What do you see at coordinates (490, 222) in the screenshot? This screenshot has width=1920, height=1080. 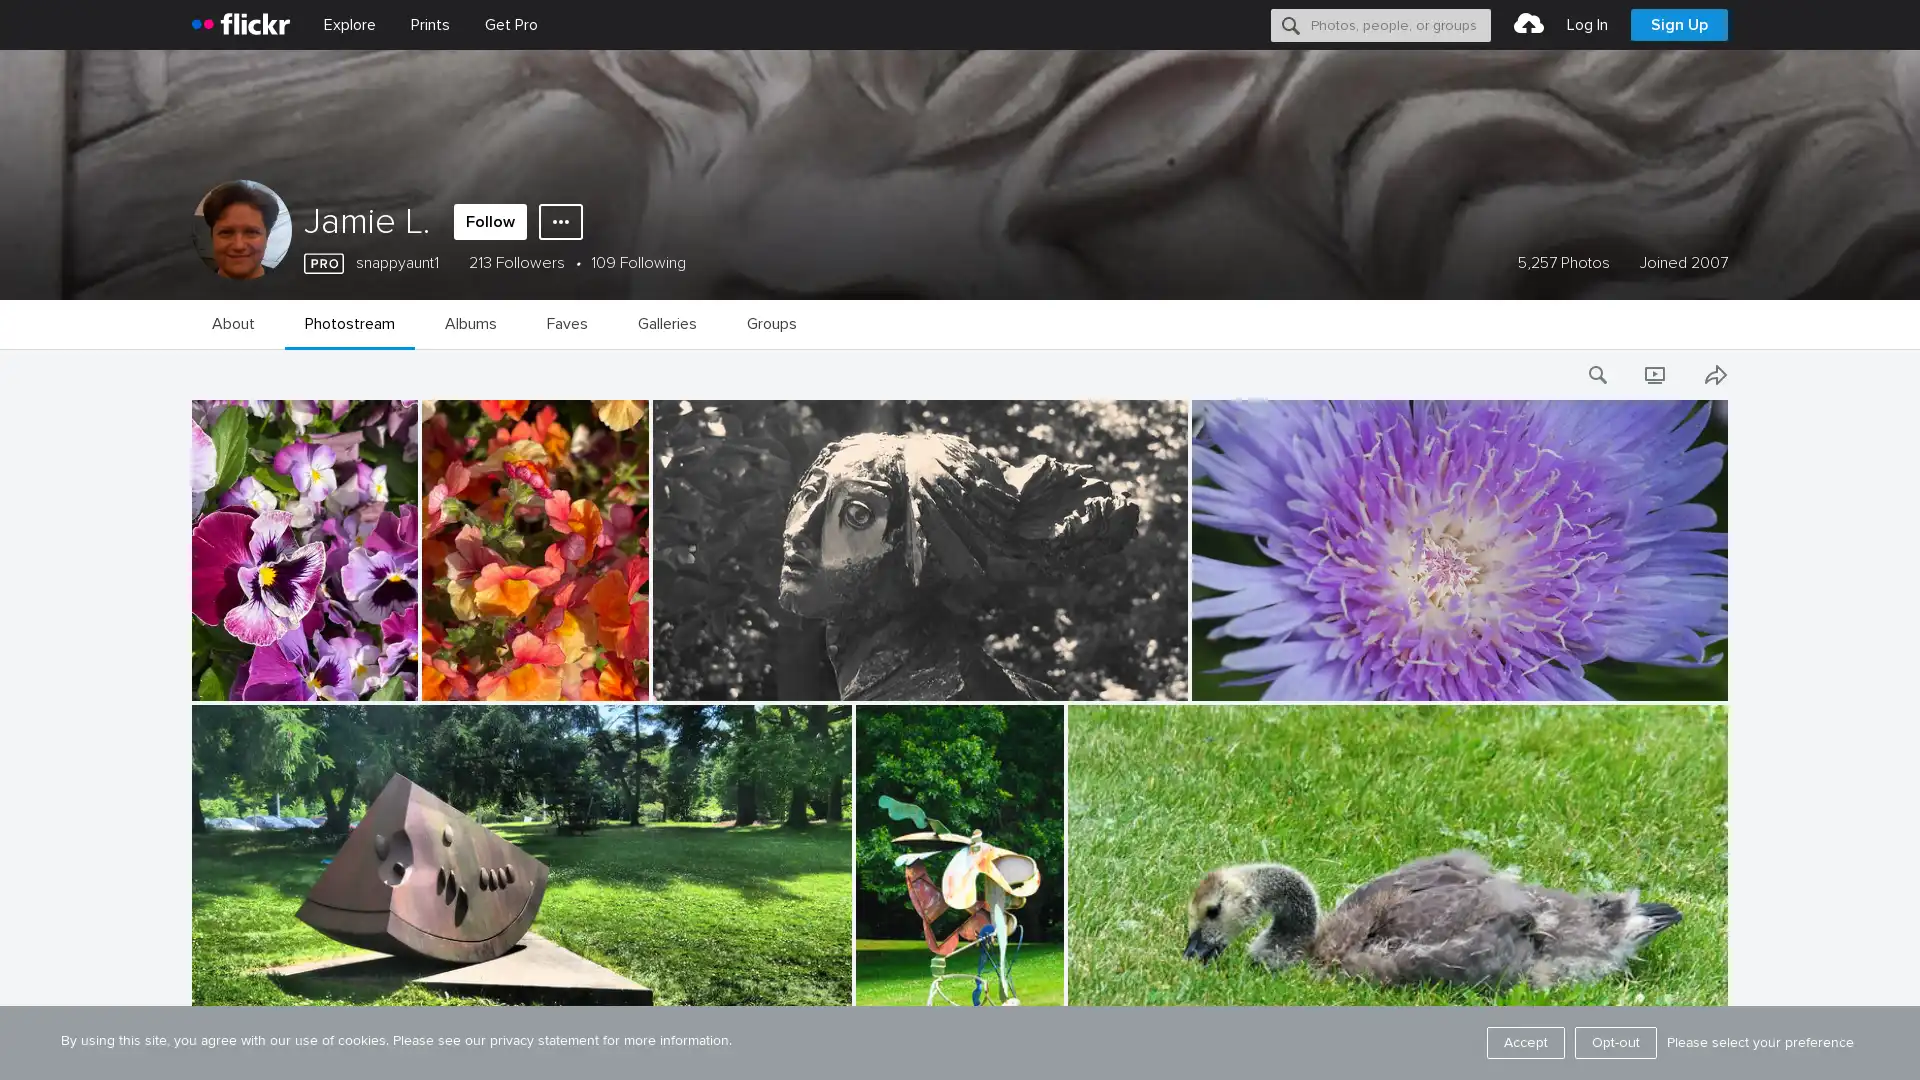 I see `Follow` at bounding box center [490, 222].